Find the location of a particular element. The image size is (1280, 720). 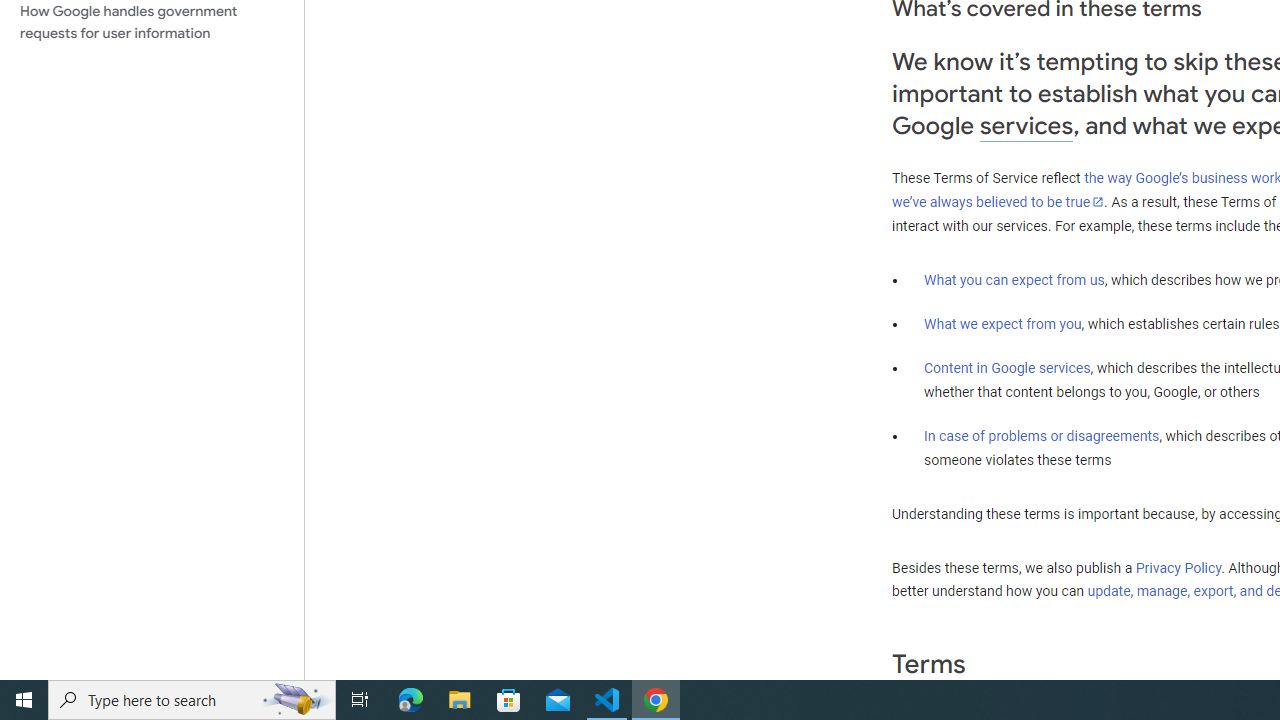

'What we expect from you' is located at coordinates (1002, 323).